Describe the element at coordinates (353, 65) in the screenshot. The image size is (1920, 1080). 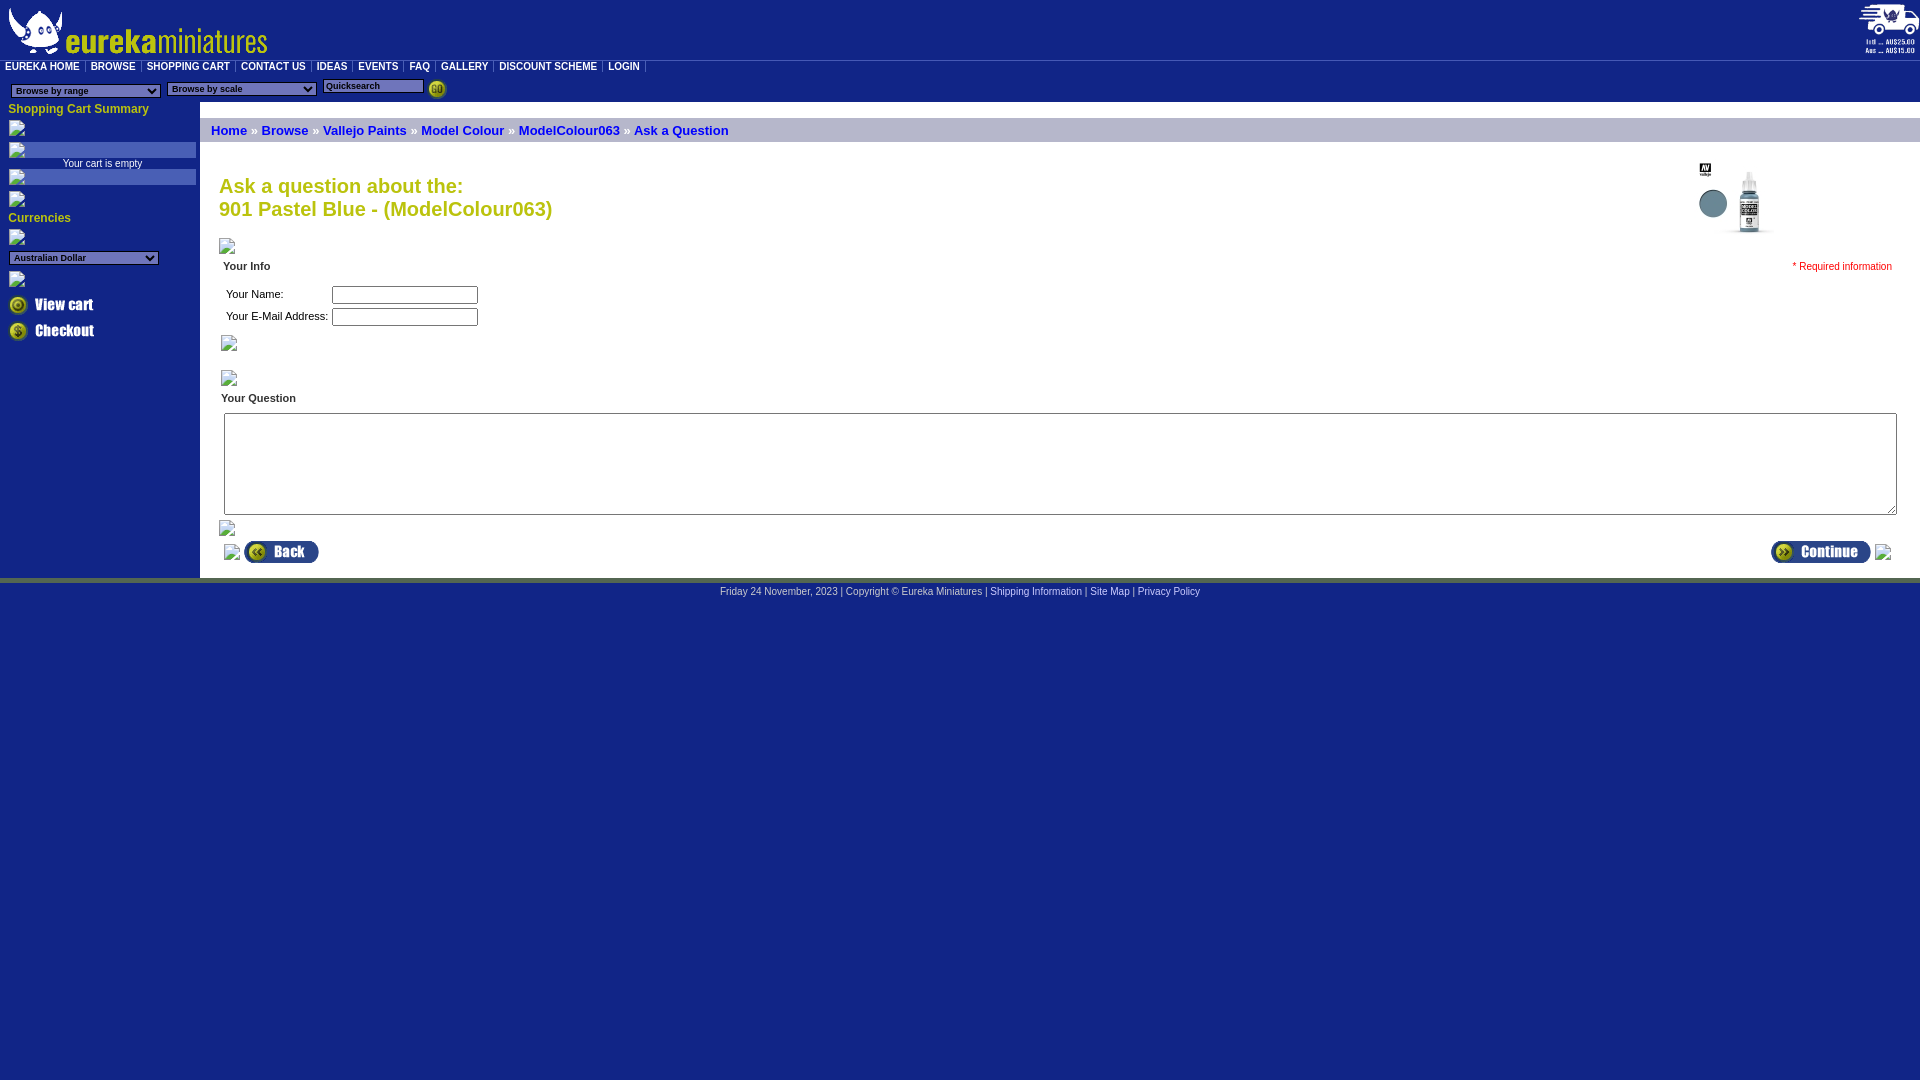
I see `'EVENTS'` at that location.